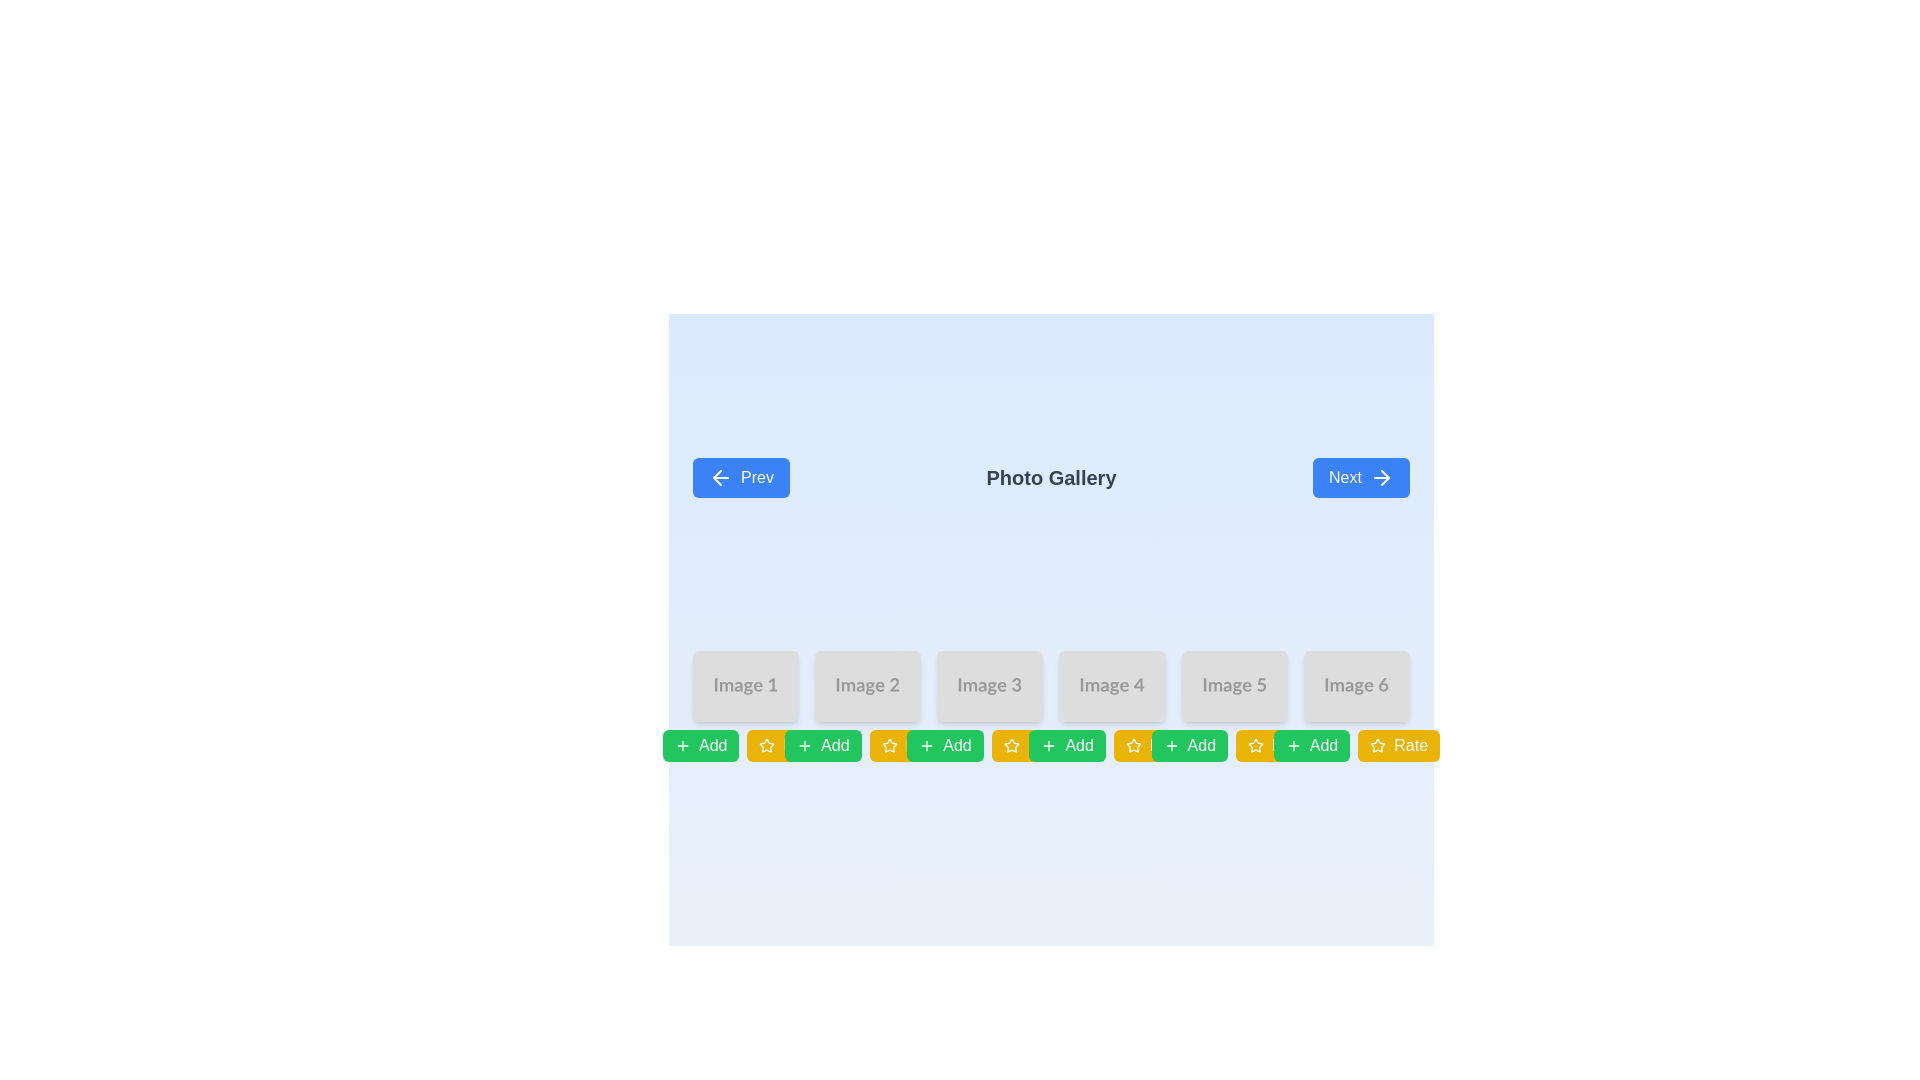 The height and width of the screenshot is (1080, 1920). I want to click on the yellow 'Rate' button with rounded corners, which features a white star icon to the left of the text, so click(1398, 745).